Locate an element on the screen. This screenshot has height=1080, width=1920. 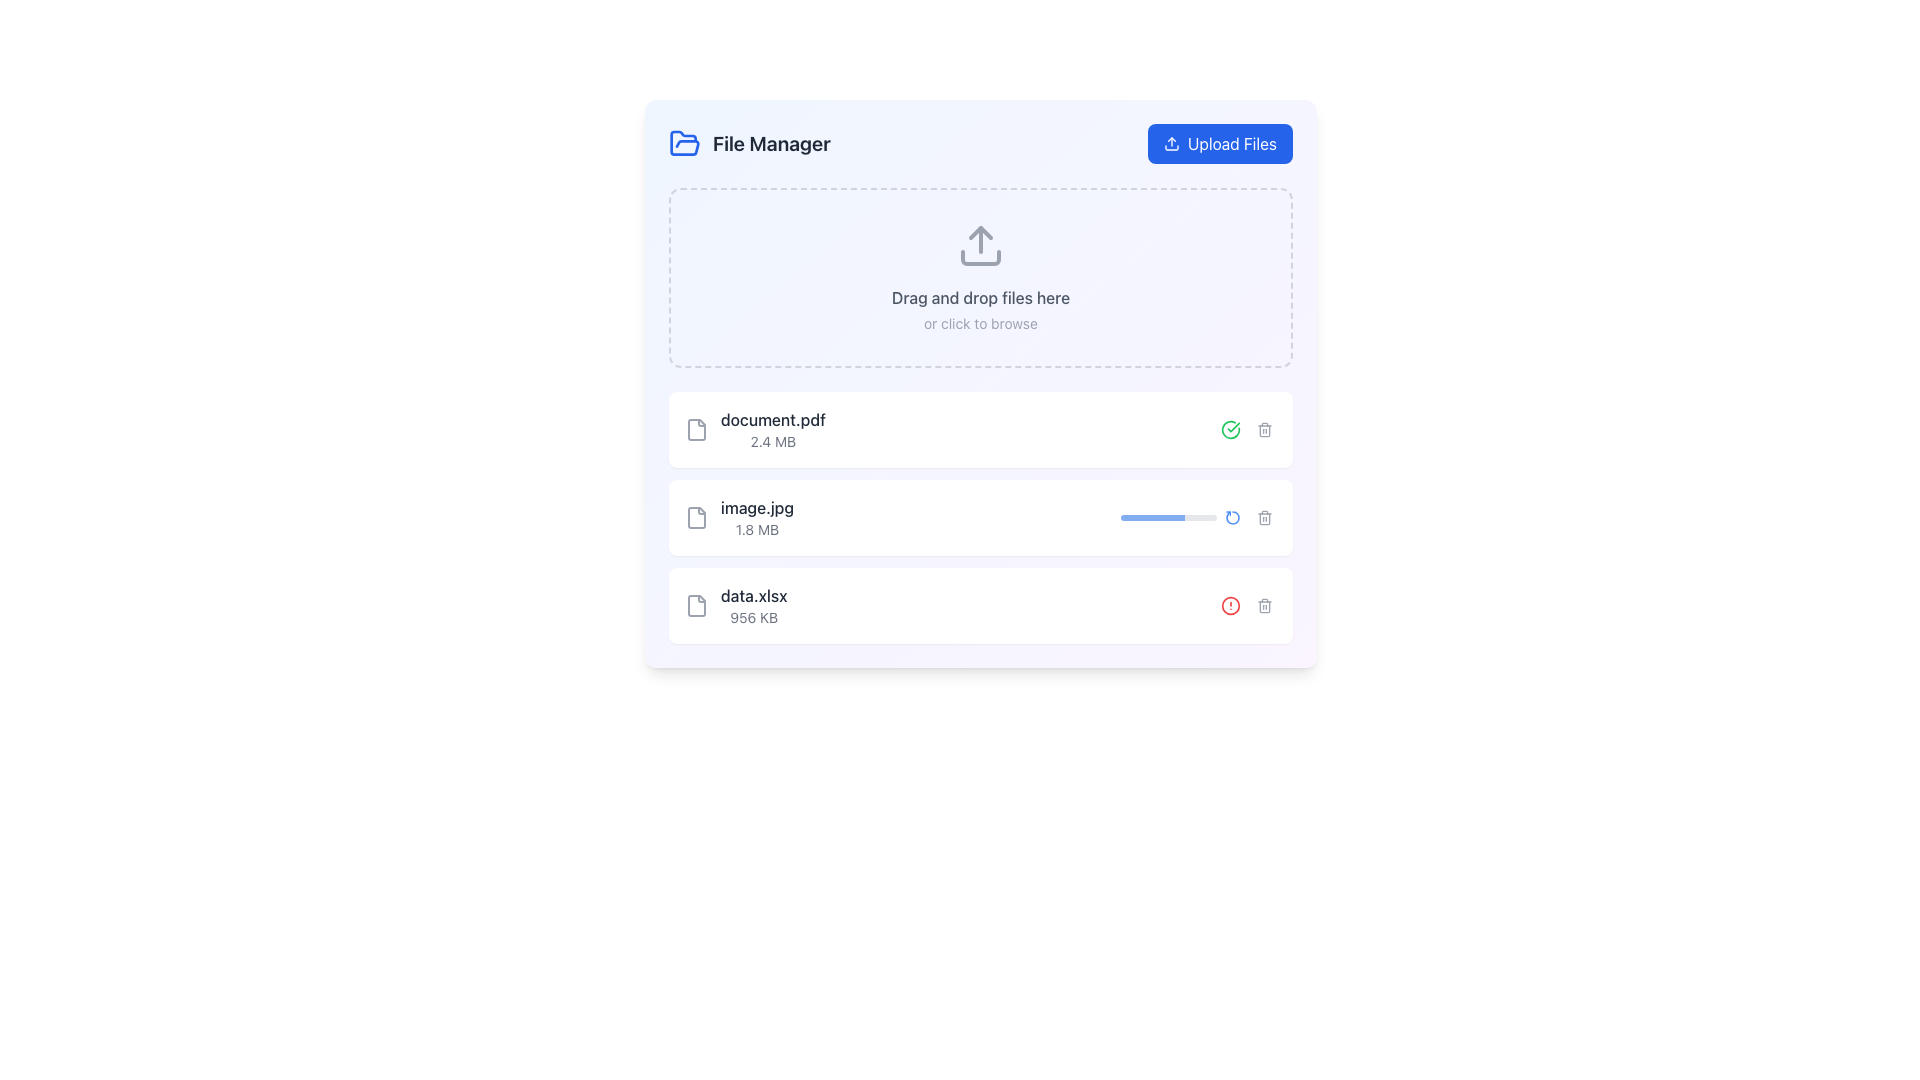
the Loading progress indicator for the 'image.jpg' file, which visually represents the loading status of the task, positioned in the middle of the second file row in the file manager interface is located at coordinates (1152, 516).